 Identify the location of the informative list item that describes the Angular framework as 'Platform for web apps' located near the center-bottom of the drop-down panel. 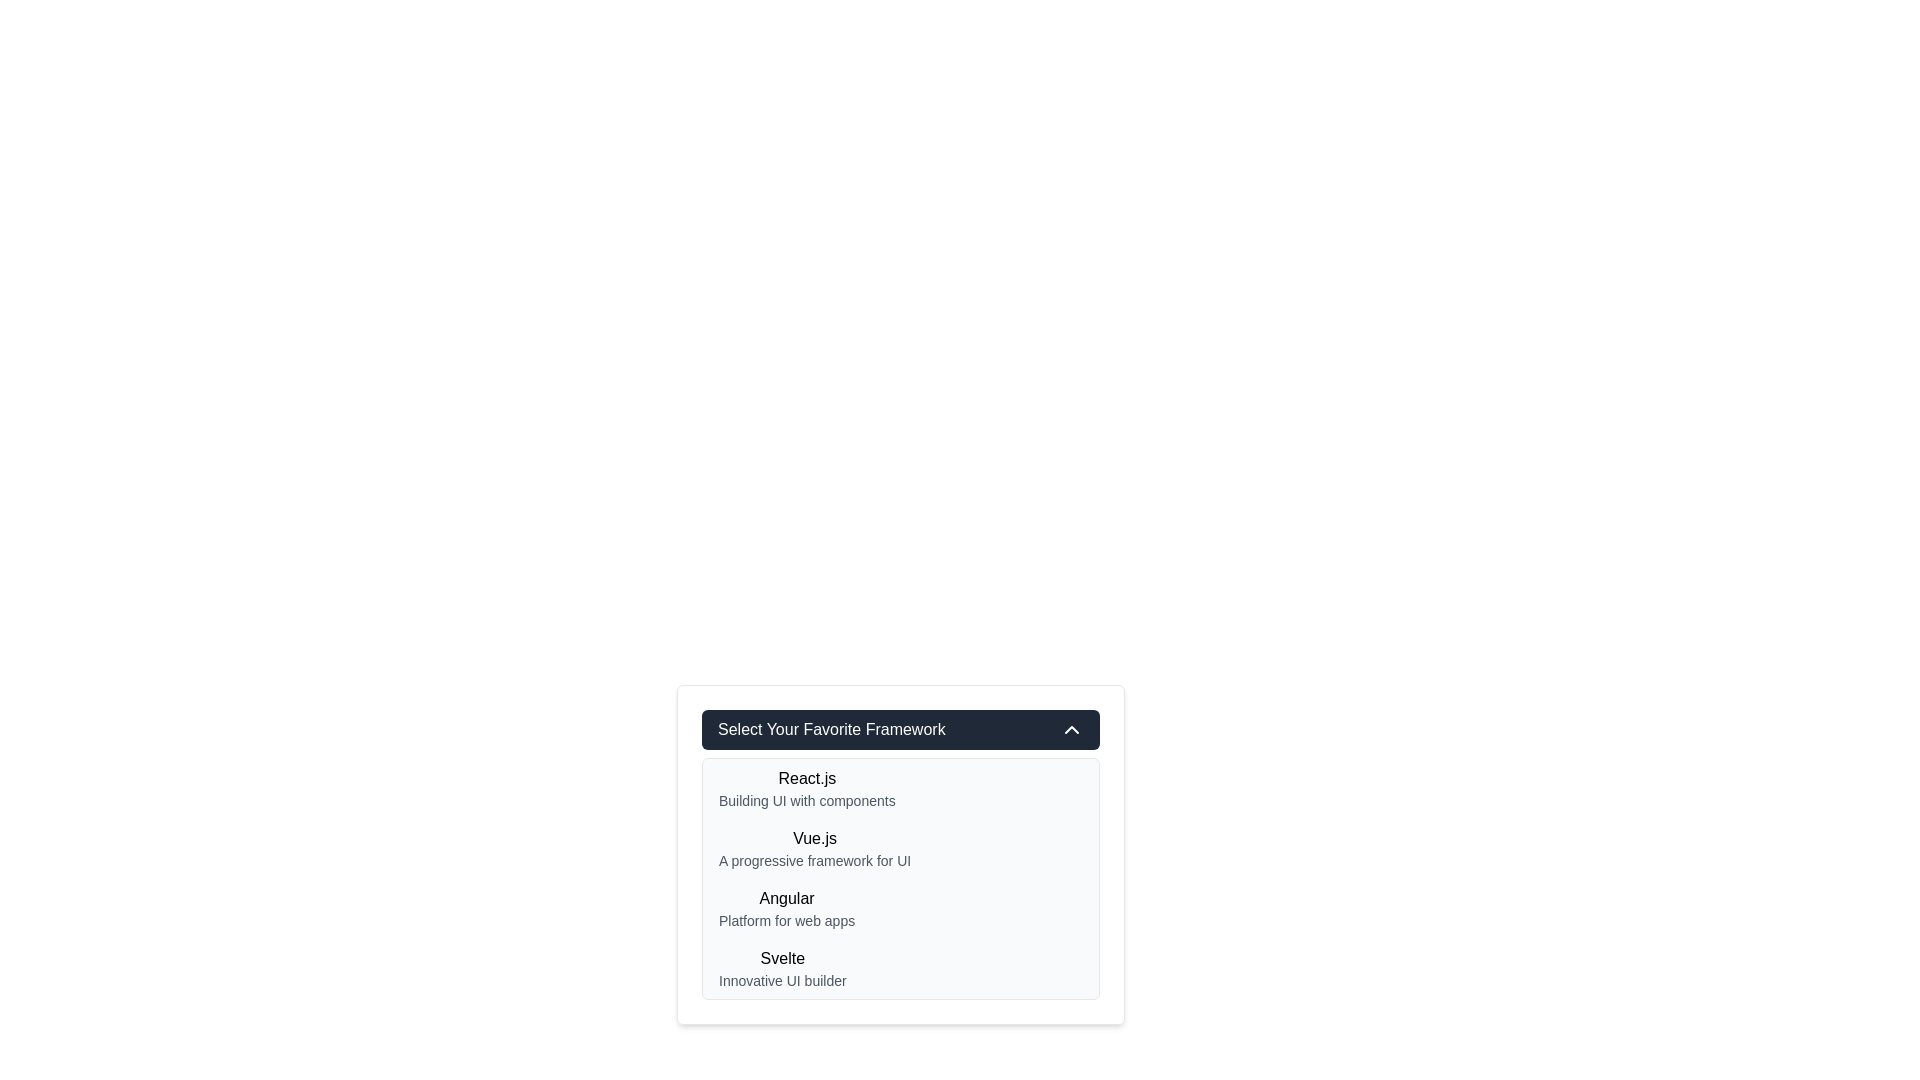
(786, 909).